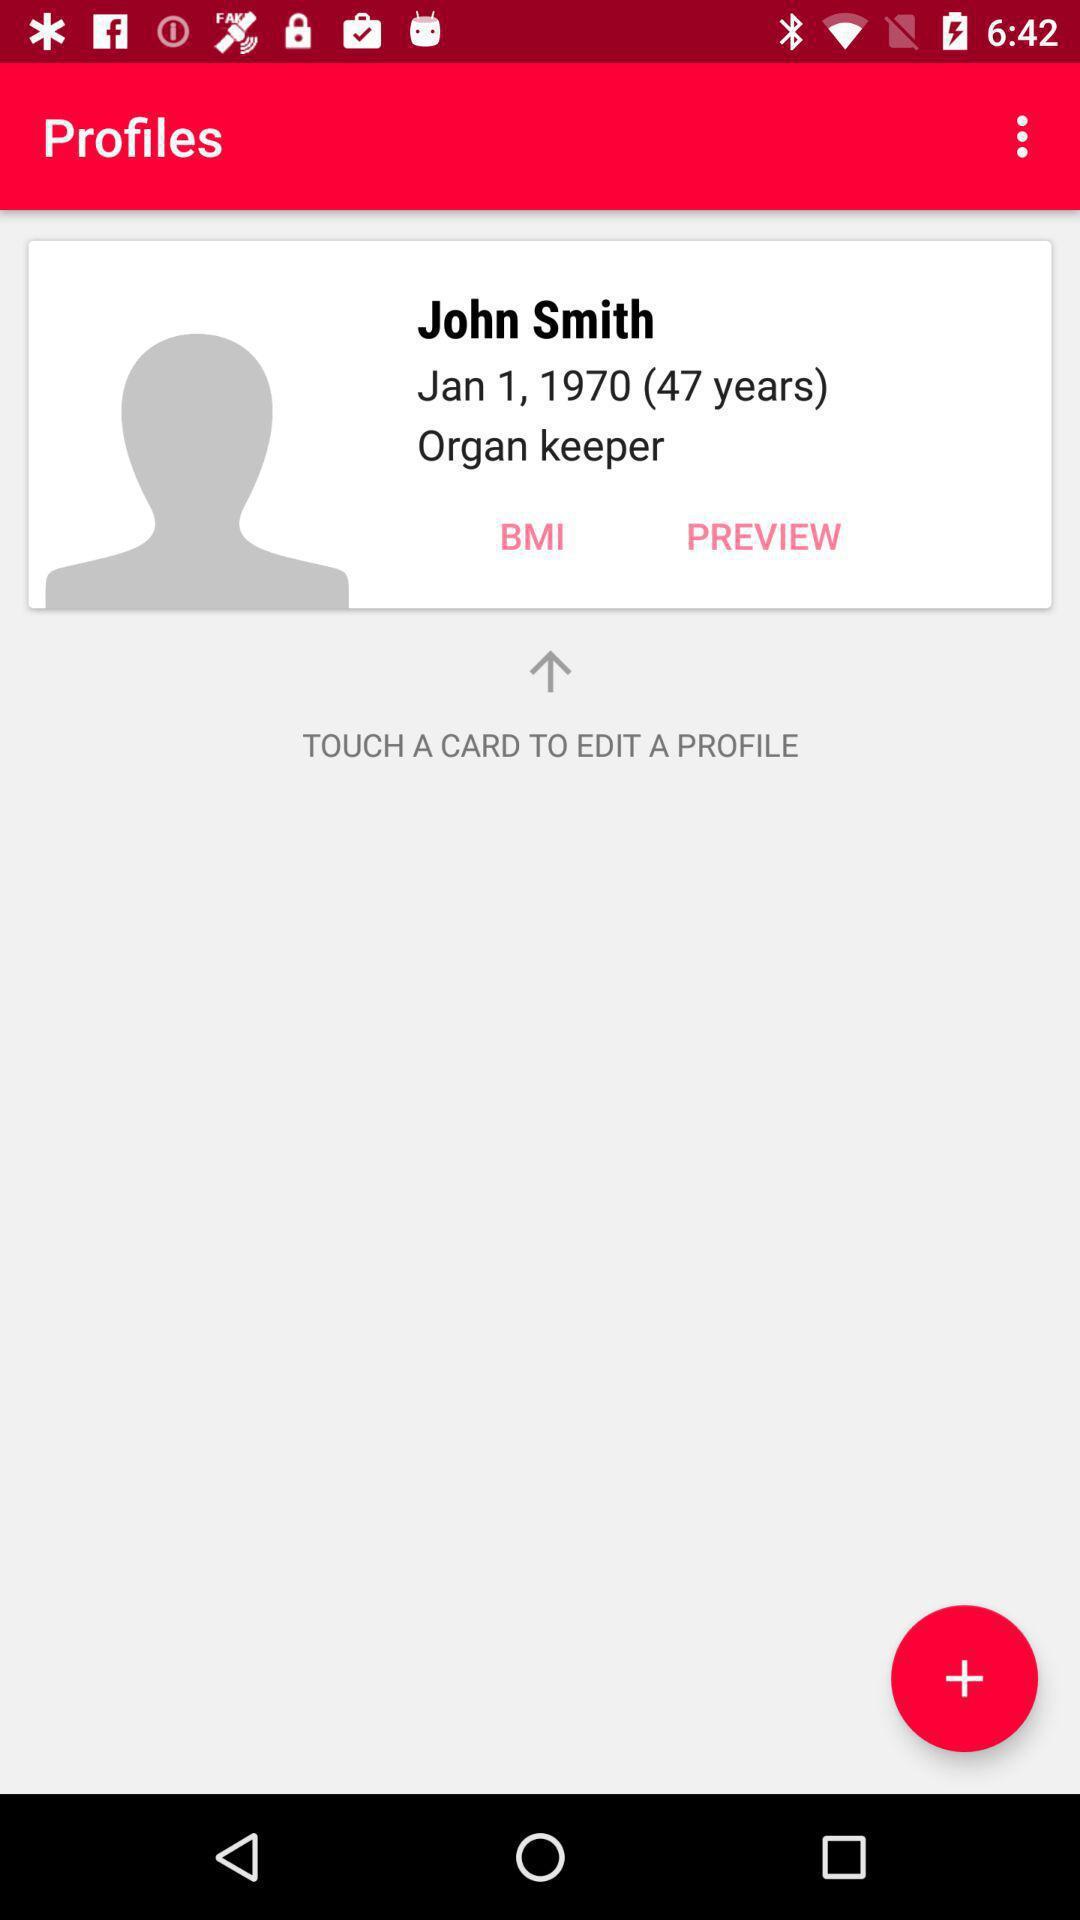 The width and height of the screenshot is (1080, 1920). What do you see at coordinates (1027, 135) in the screenshot?
I see `the item to the right of profiles icon` at bounding box center [1027, 135].